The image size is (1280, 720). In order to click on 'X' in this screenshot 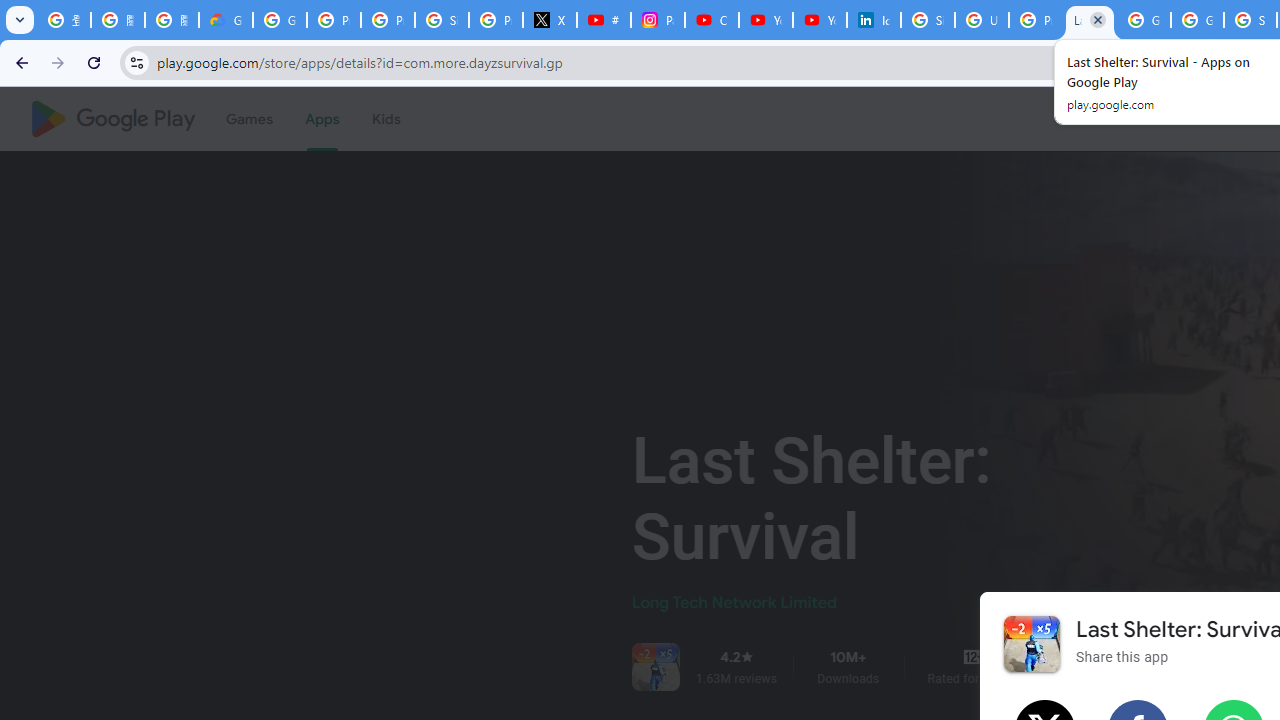, I will do `click(550, 20)`.